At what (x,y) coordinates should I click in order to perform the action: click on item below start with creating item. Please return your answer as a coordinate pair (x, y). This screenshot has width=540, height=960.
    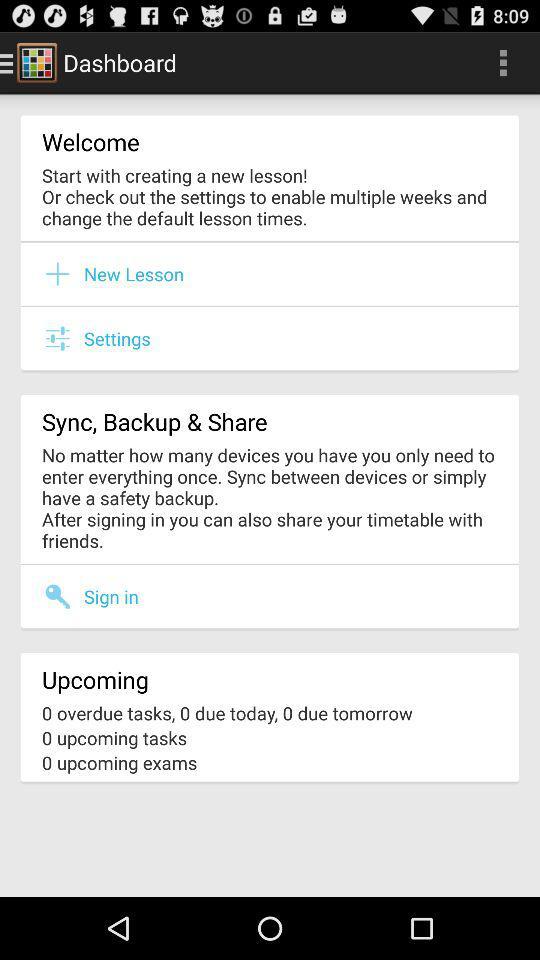
    Looking at the image, I should click on (270, 240).